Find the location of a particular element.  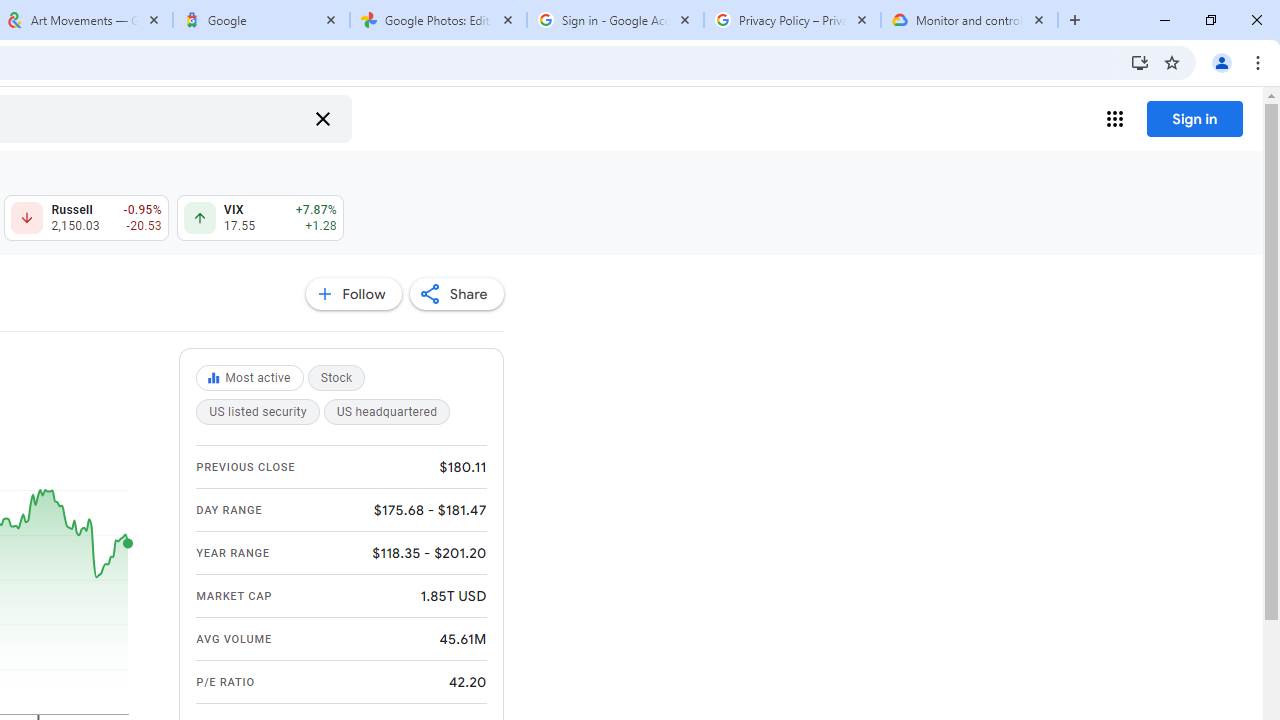

'Russell 2,150.03 Down by 0.95% -20.53' is located at coordinates (85, 218).